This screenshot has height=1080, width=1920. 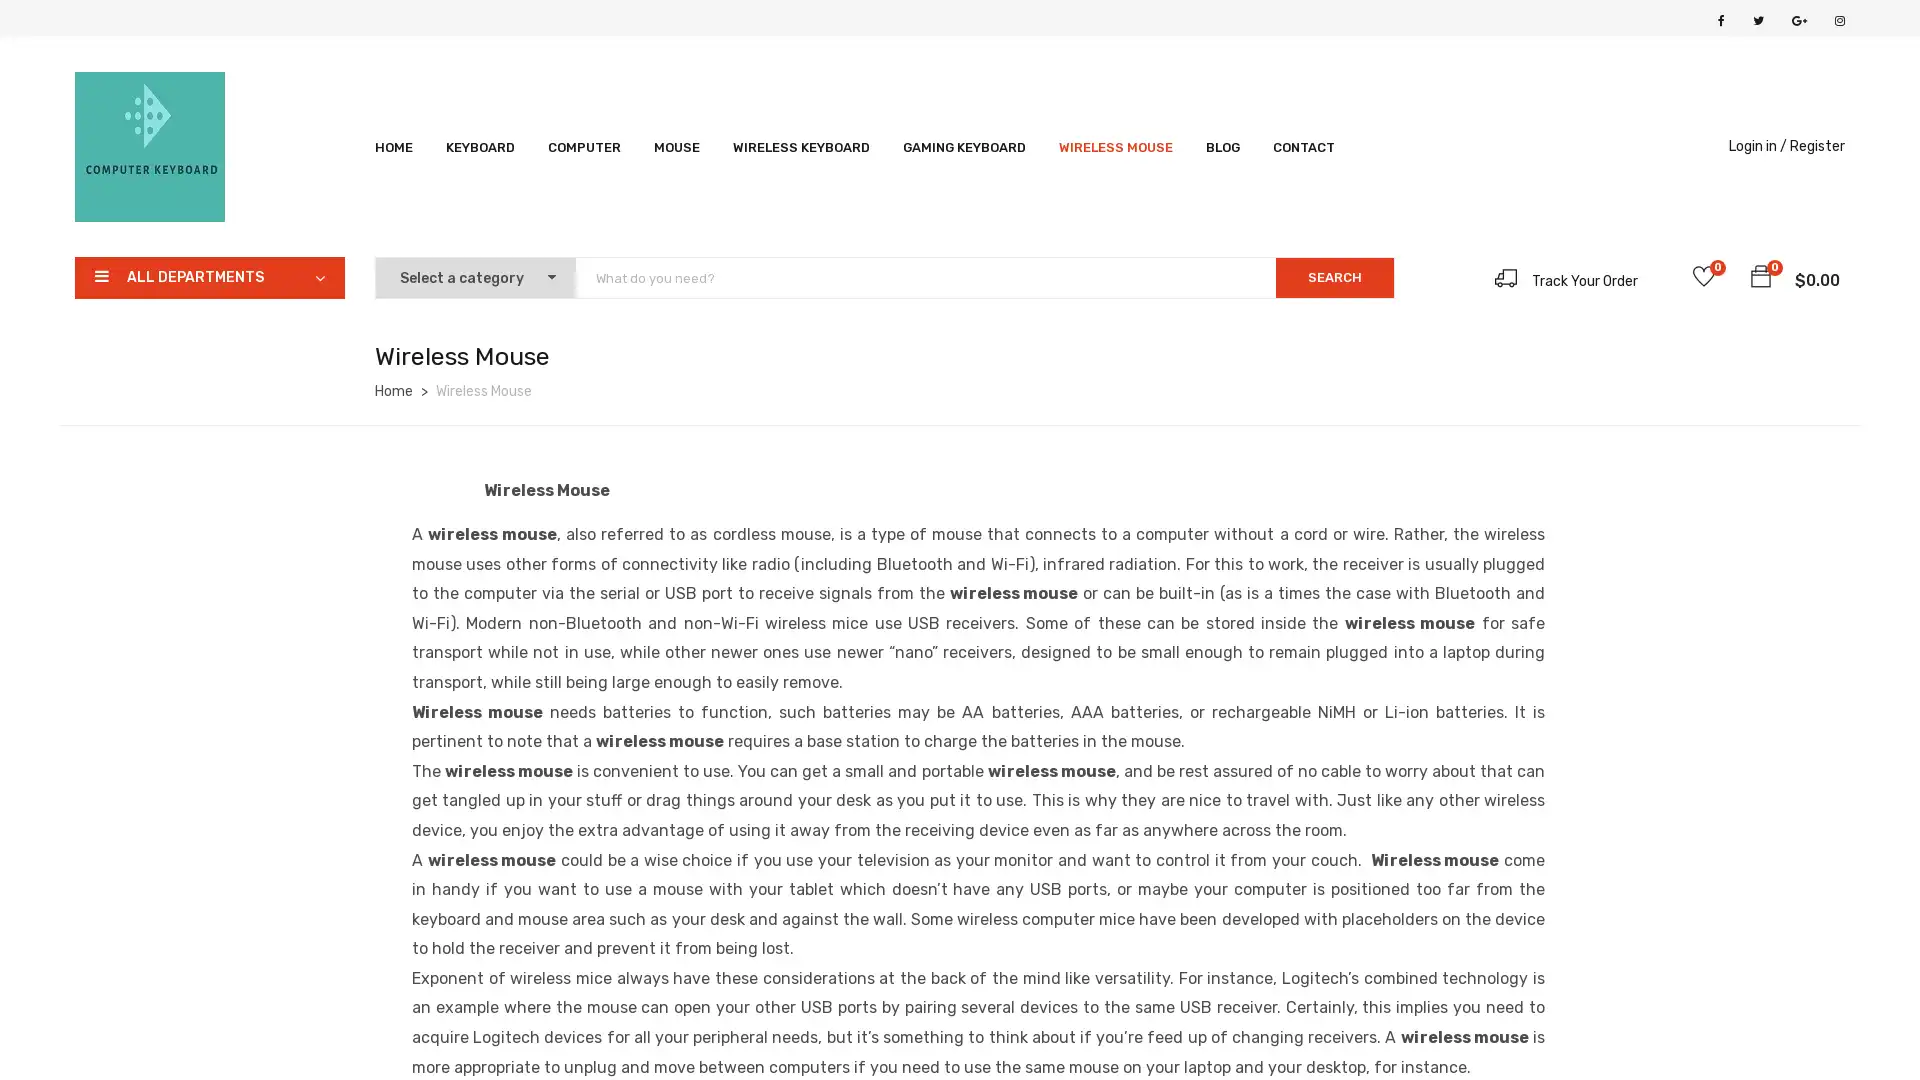 I want to click on SEARCH, so click(x=1334, y=277).